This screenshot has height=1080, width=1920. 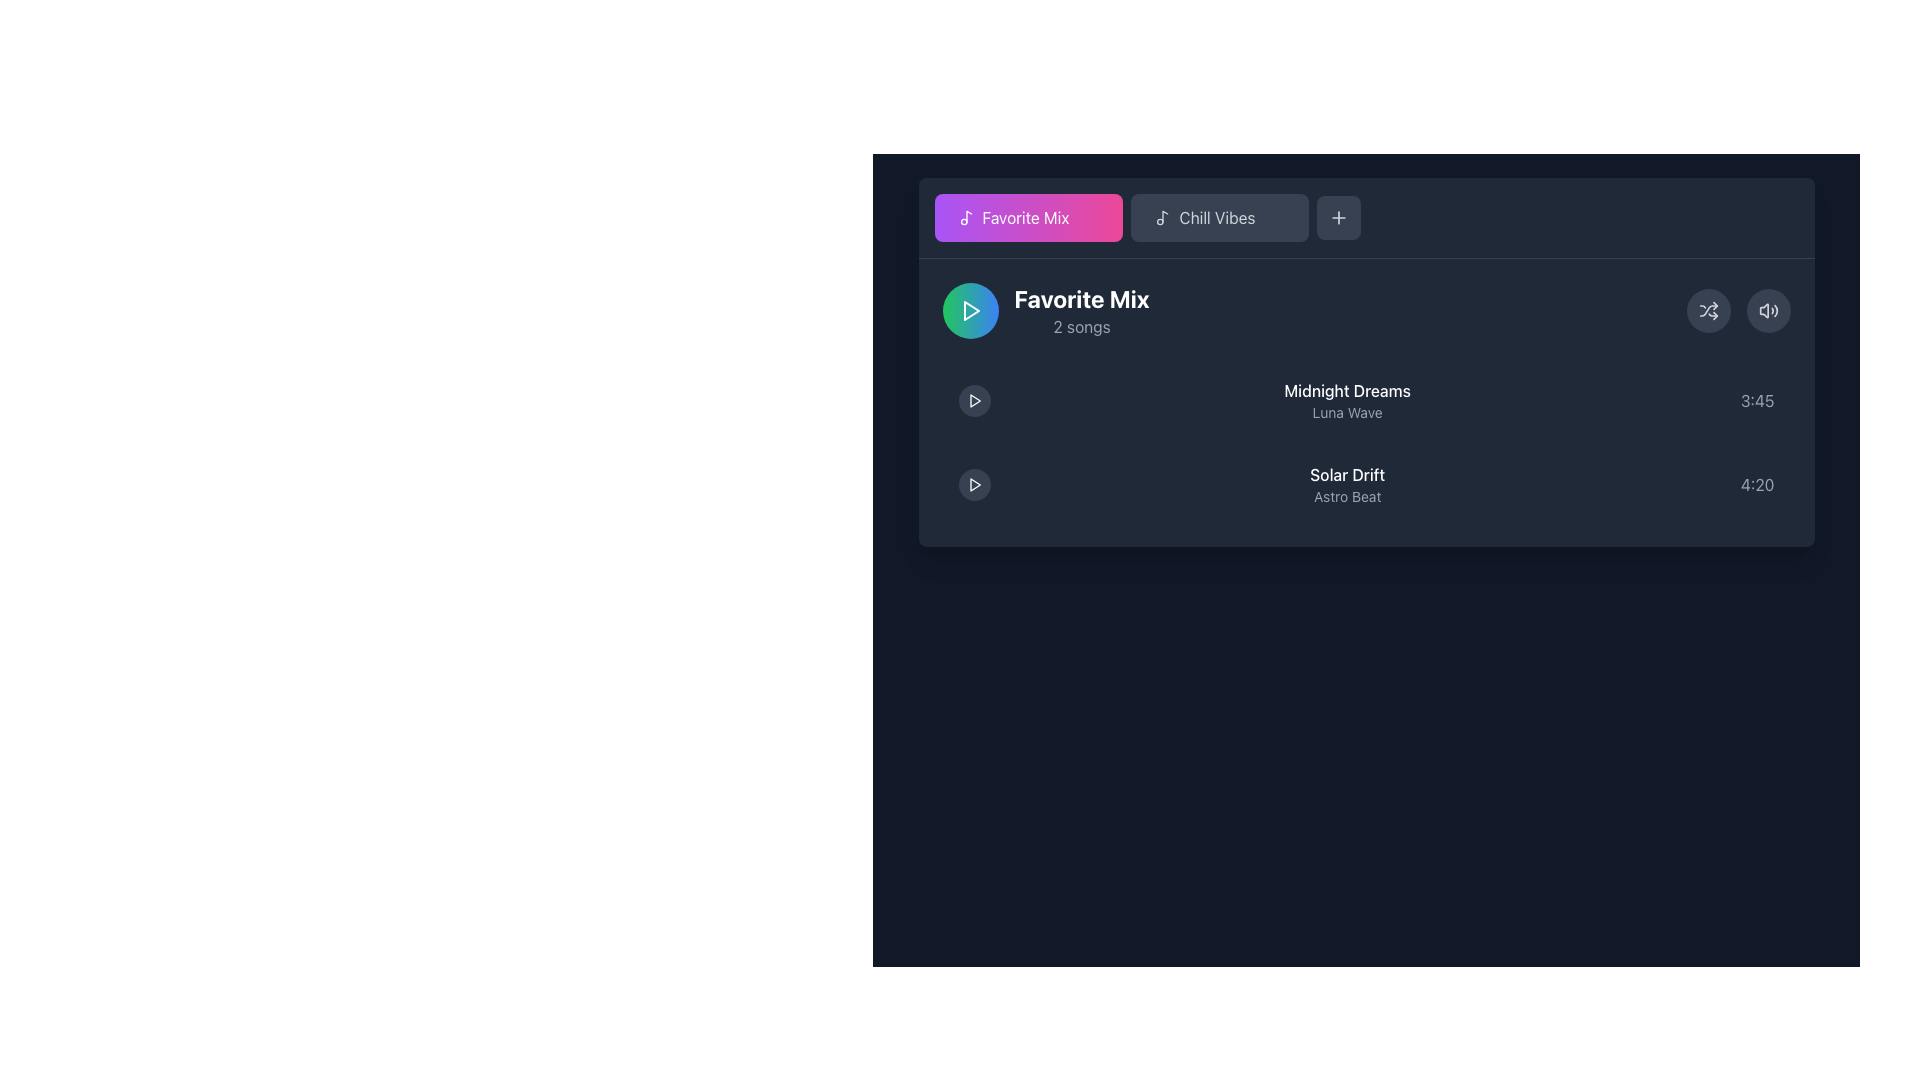 I want to click on the 'Chill Vibes' button located between the 'Favorite Mix' button and the circular plus icon button at the top of the interface, so click(x=1219, y=218).